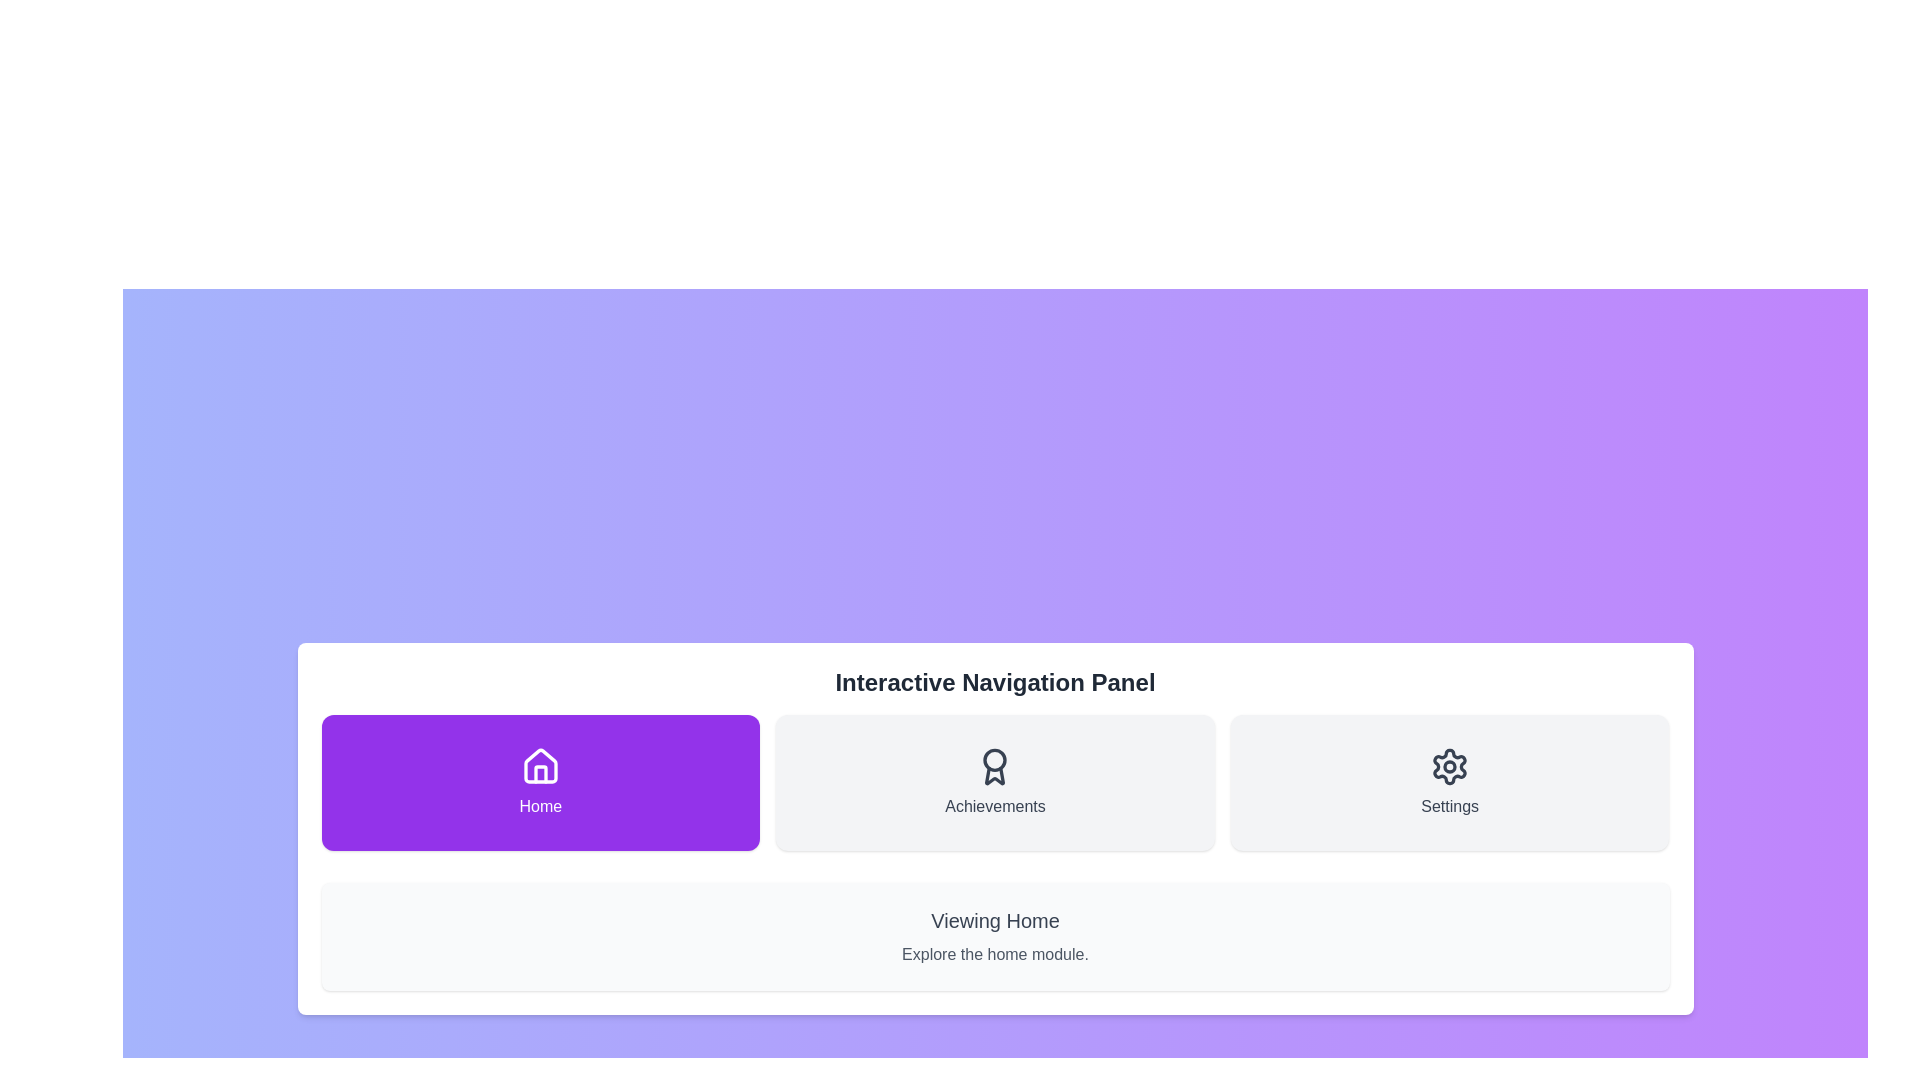  I want to click on the graphical badge-like component resembling a ribbon or medal at the bottom of a circular shape within the Achievements panel, so click(995, 775).